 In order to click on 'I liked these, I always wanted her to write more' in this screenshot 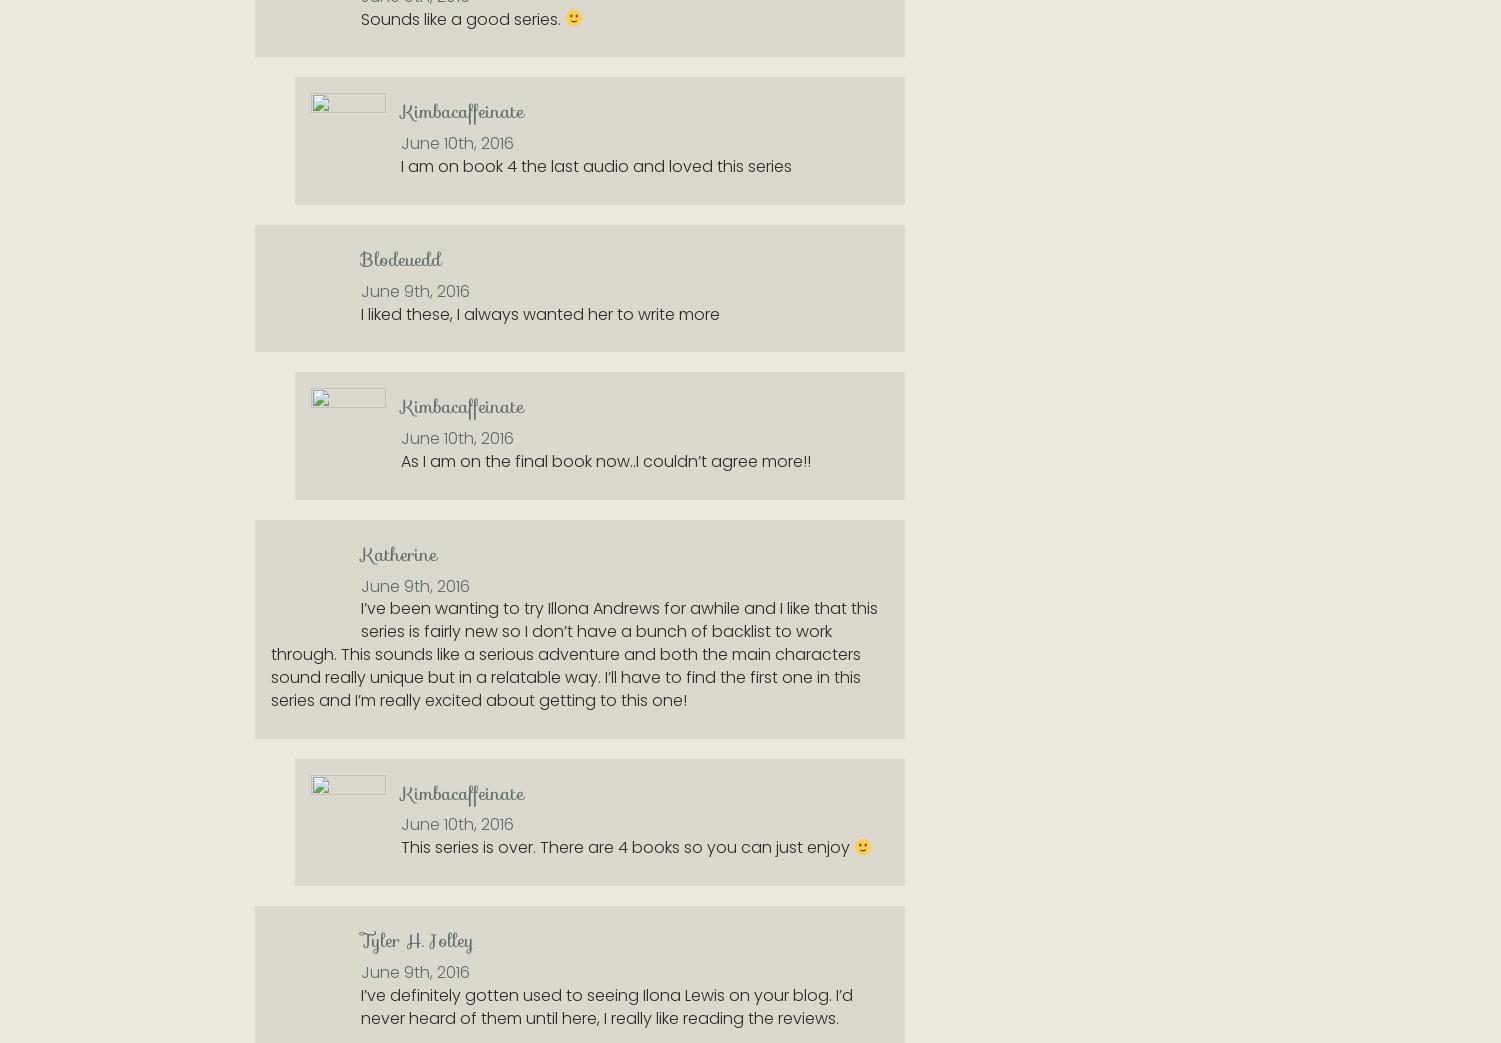, I will do `click(539, 312)`.